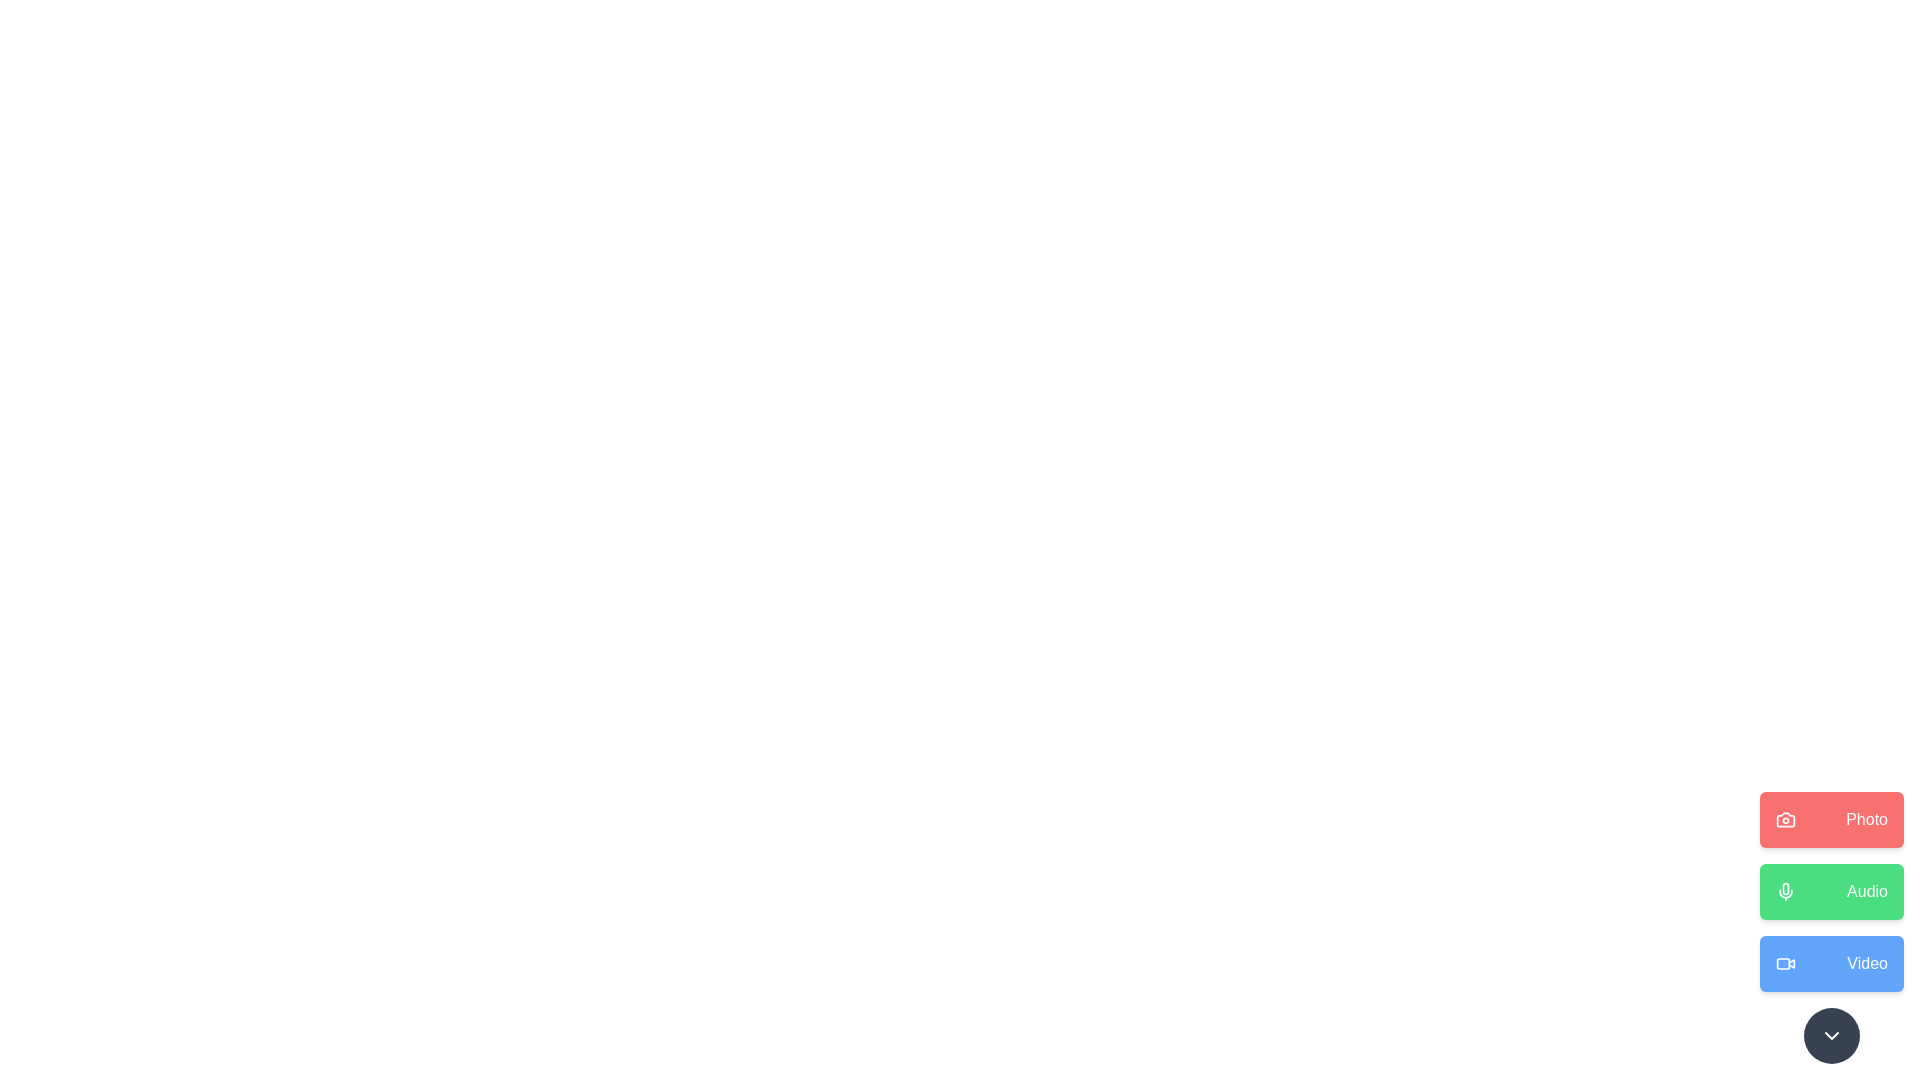 The height and width of the screenshot is (1080, 1920). What do you see at coordinates (1832, 1035) in the screenshot?
I see `toggle button at the bottom-right corner of the MediaActionDial component` at bounding box center [1832, 1035].